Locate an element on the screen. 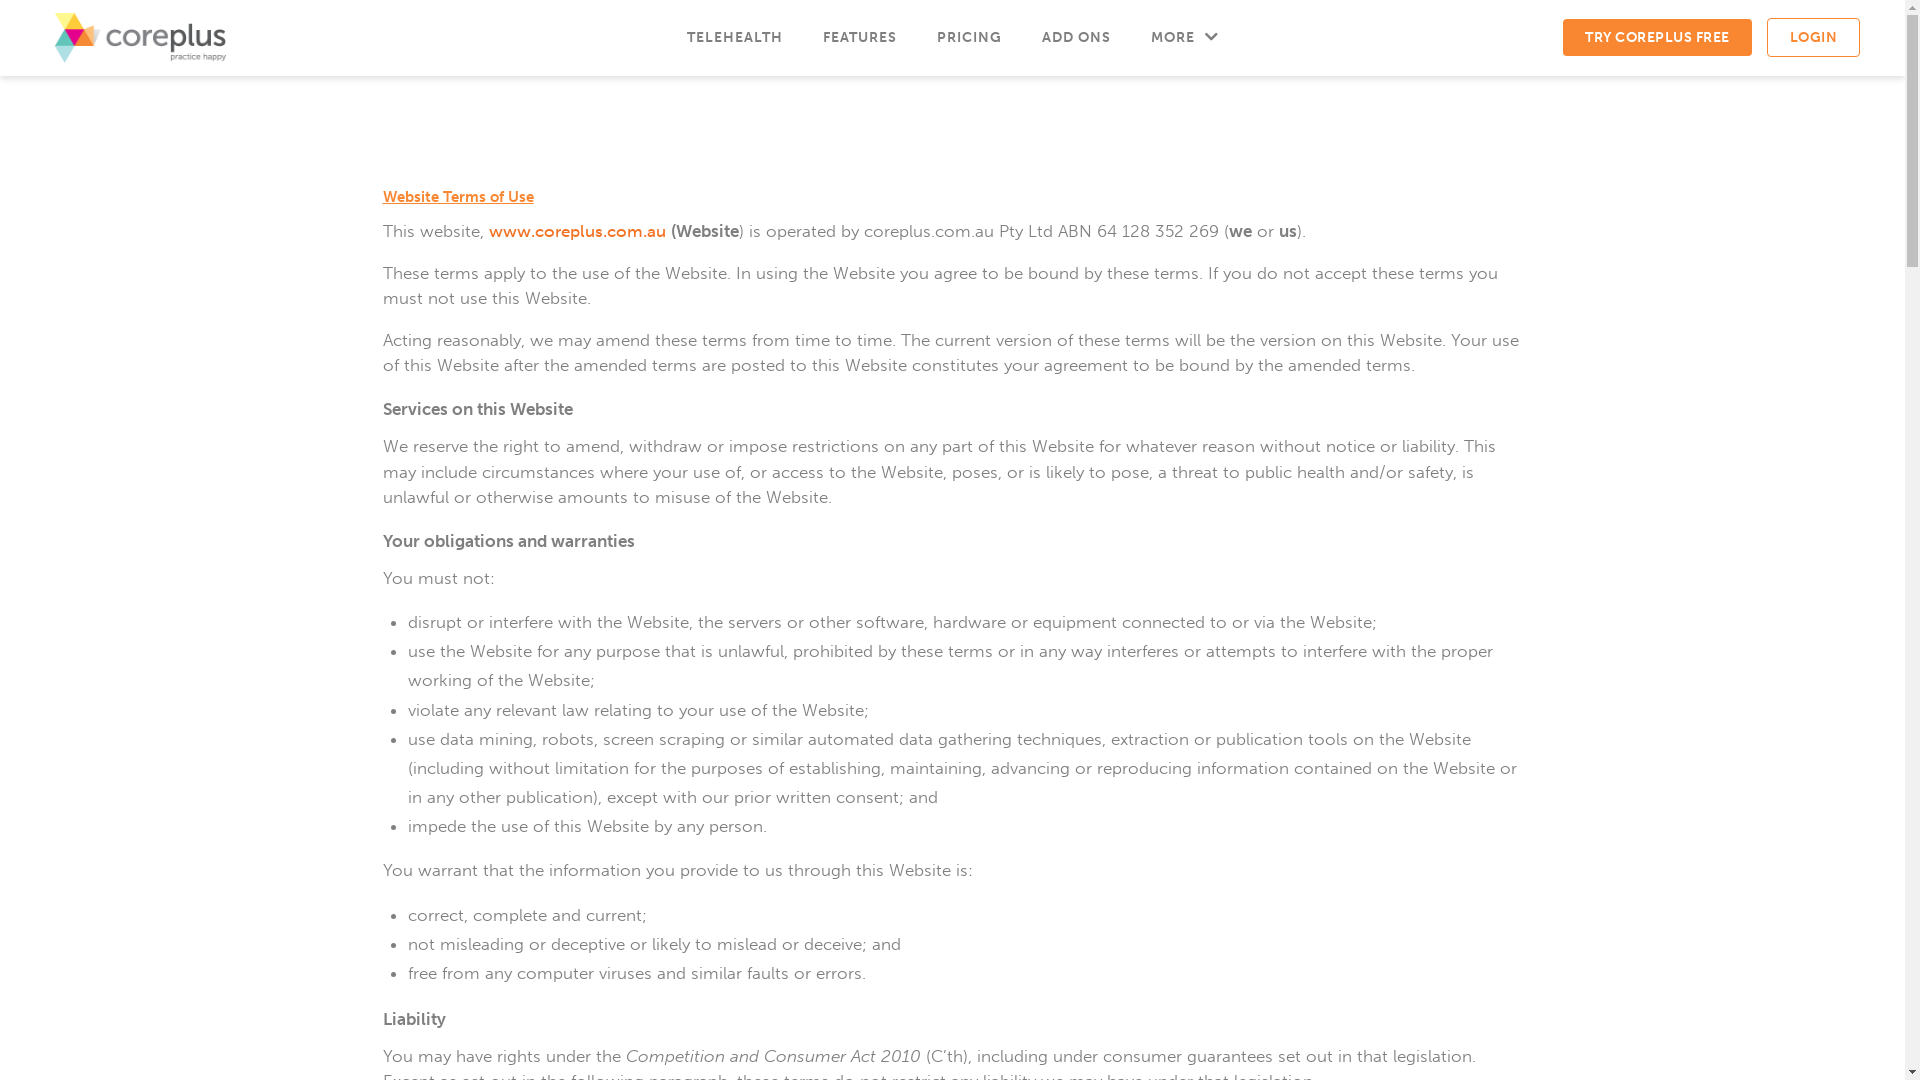  'TRY COREPLUS FREE' is located at coordinates (1657, 37).